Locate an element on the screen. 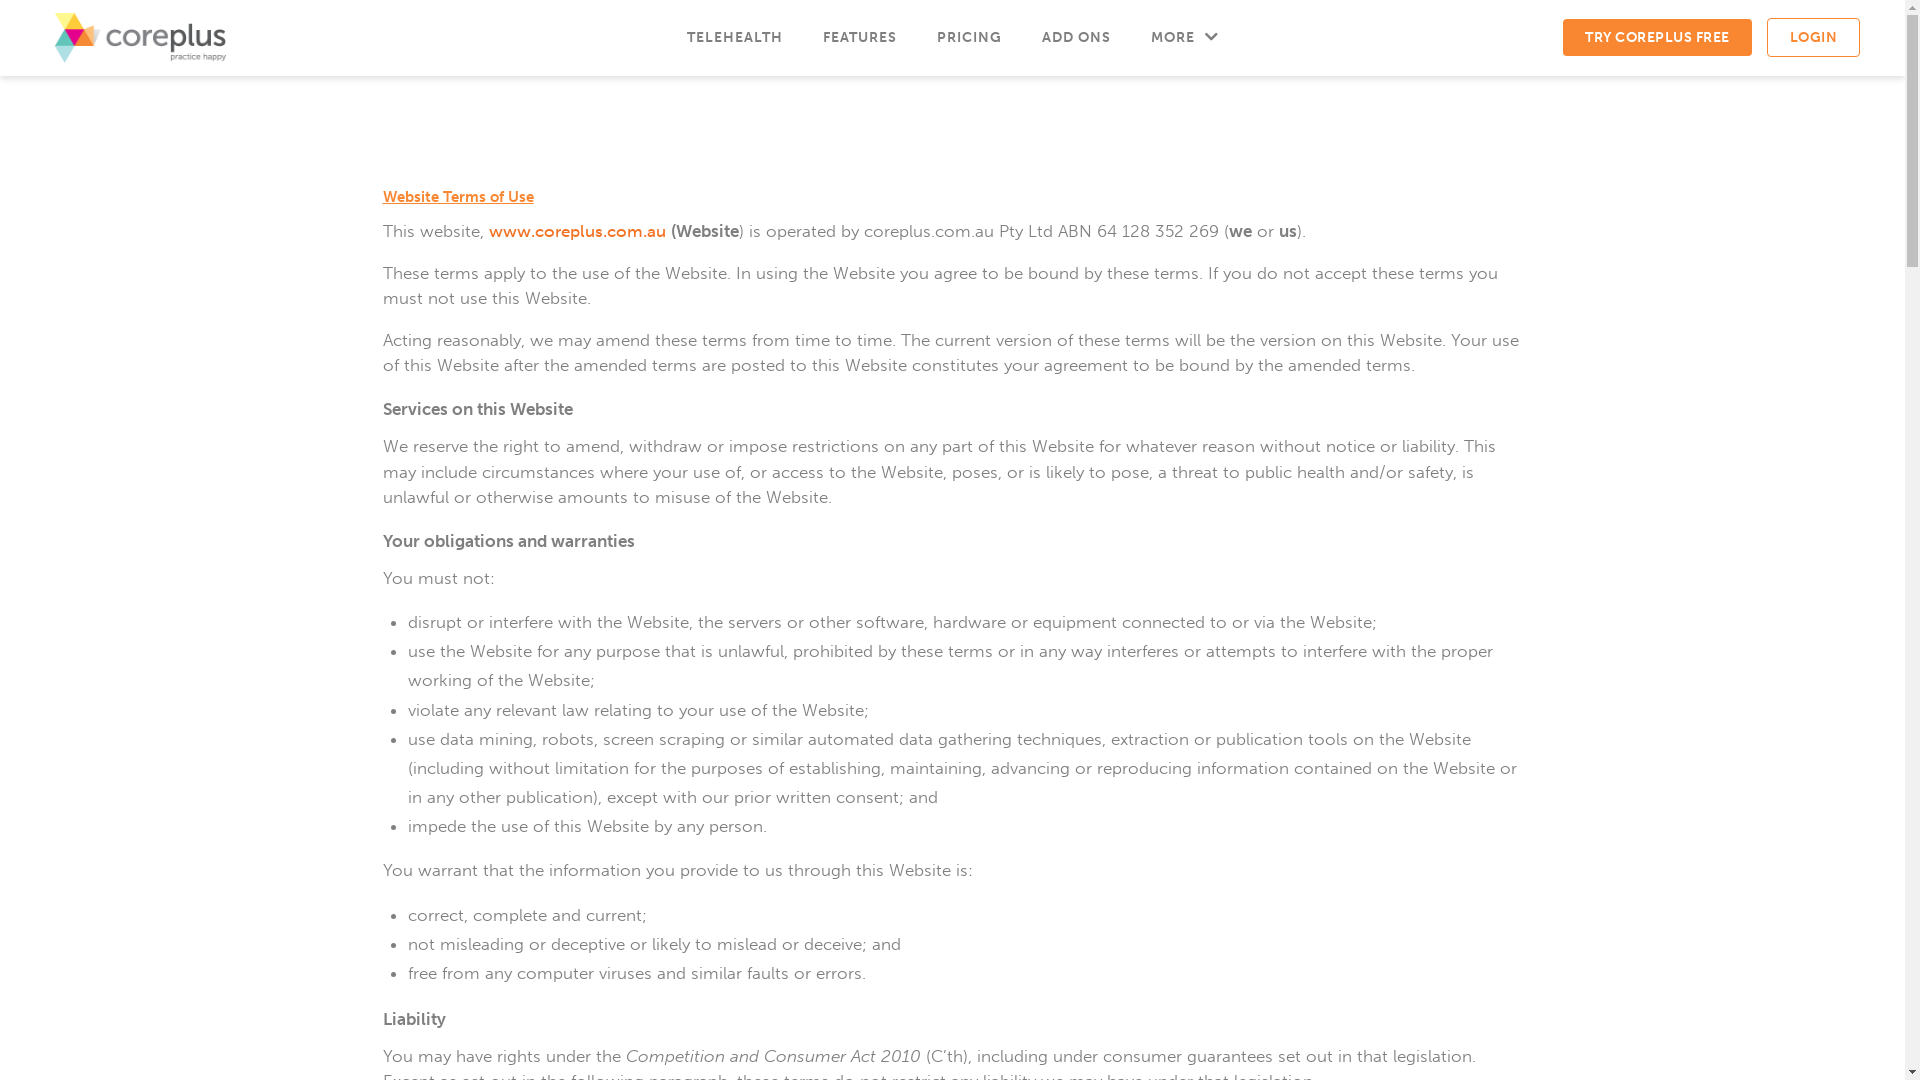  'TRY COREPLUS FREE' is located at coordinates (1657, 37).